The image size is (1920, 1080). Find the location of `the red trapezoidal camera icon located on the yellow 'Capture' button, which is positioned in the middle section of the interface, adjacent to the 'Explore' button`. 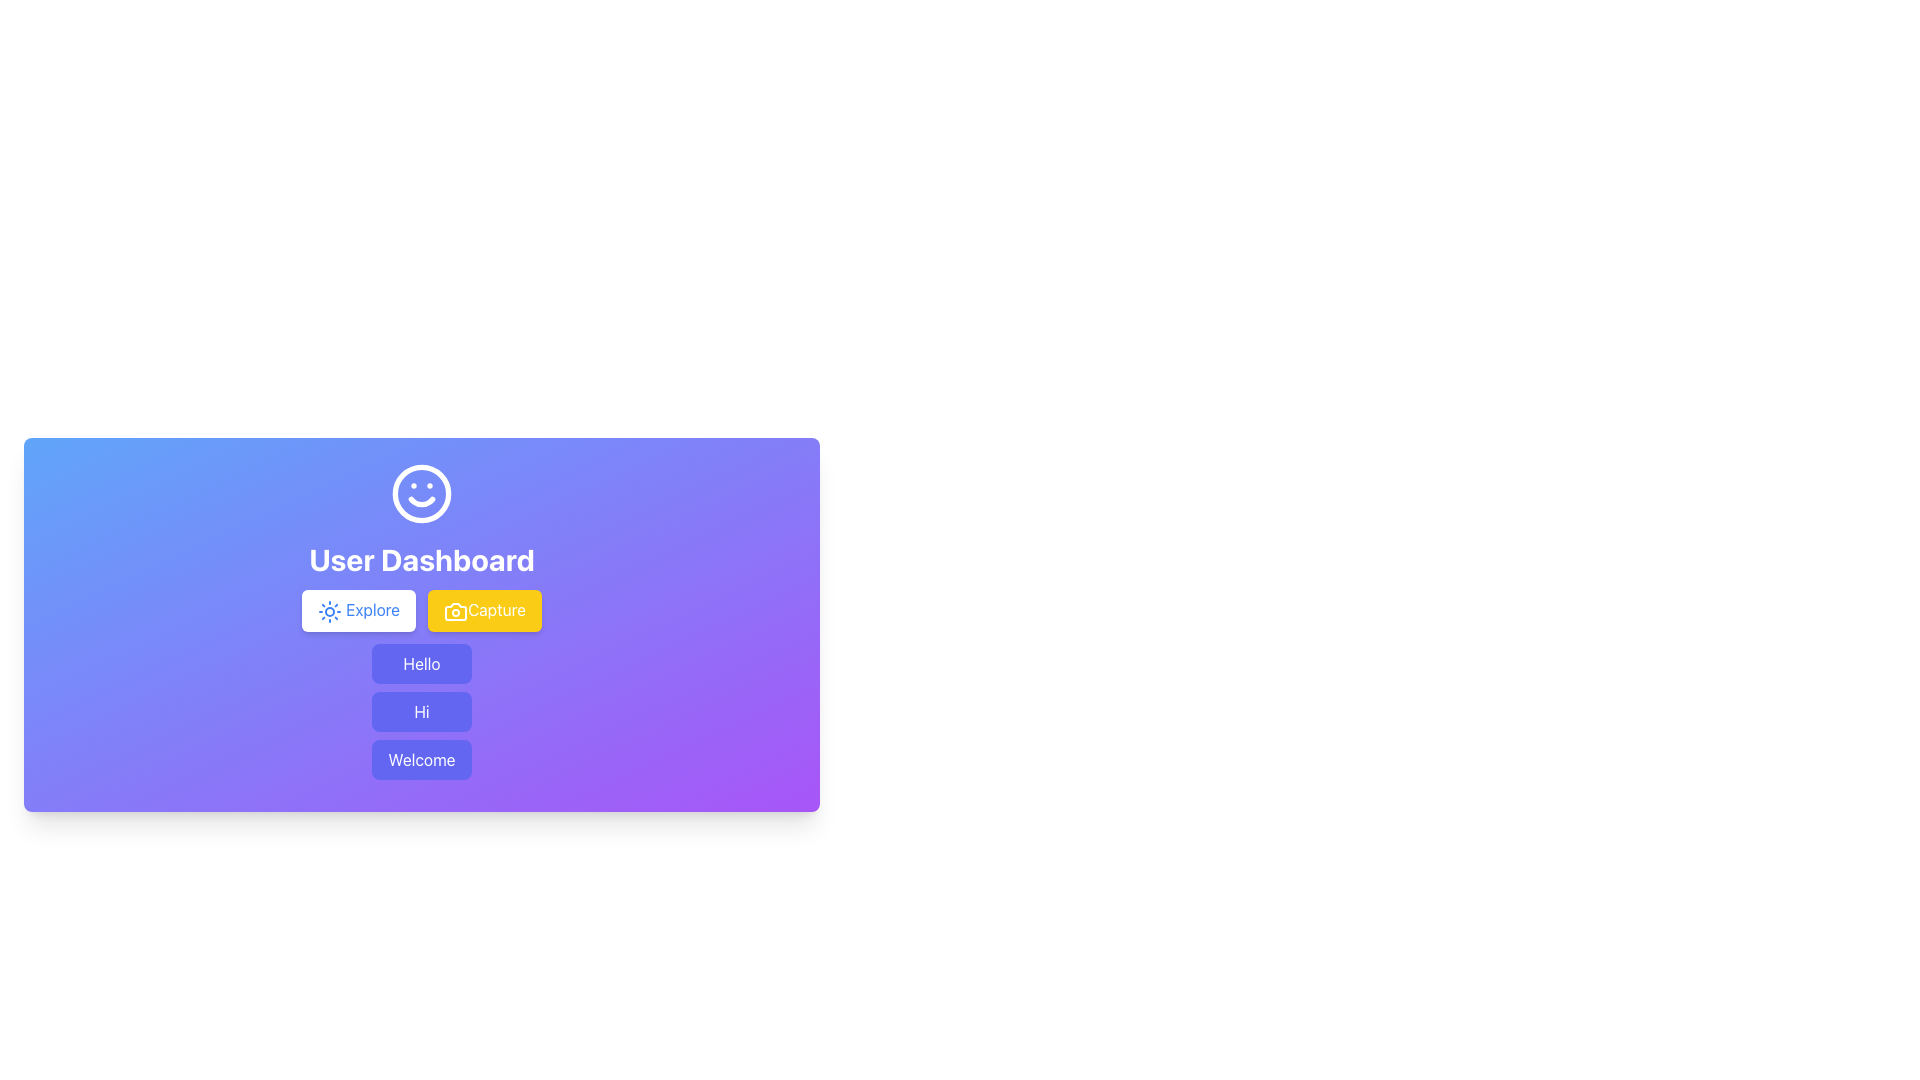

the red trapezoidal camera icon located on the yellow 'Capture' button, which is positioned in the middle section of the interface, adjacent to the 'Explore' button is located at coordinates (455, 610).